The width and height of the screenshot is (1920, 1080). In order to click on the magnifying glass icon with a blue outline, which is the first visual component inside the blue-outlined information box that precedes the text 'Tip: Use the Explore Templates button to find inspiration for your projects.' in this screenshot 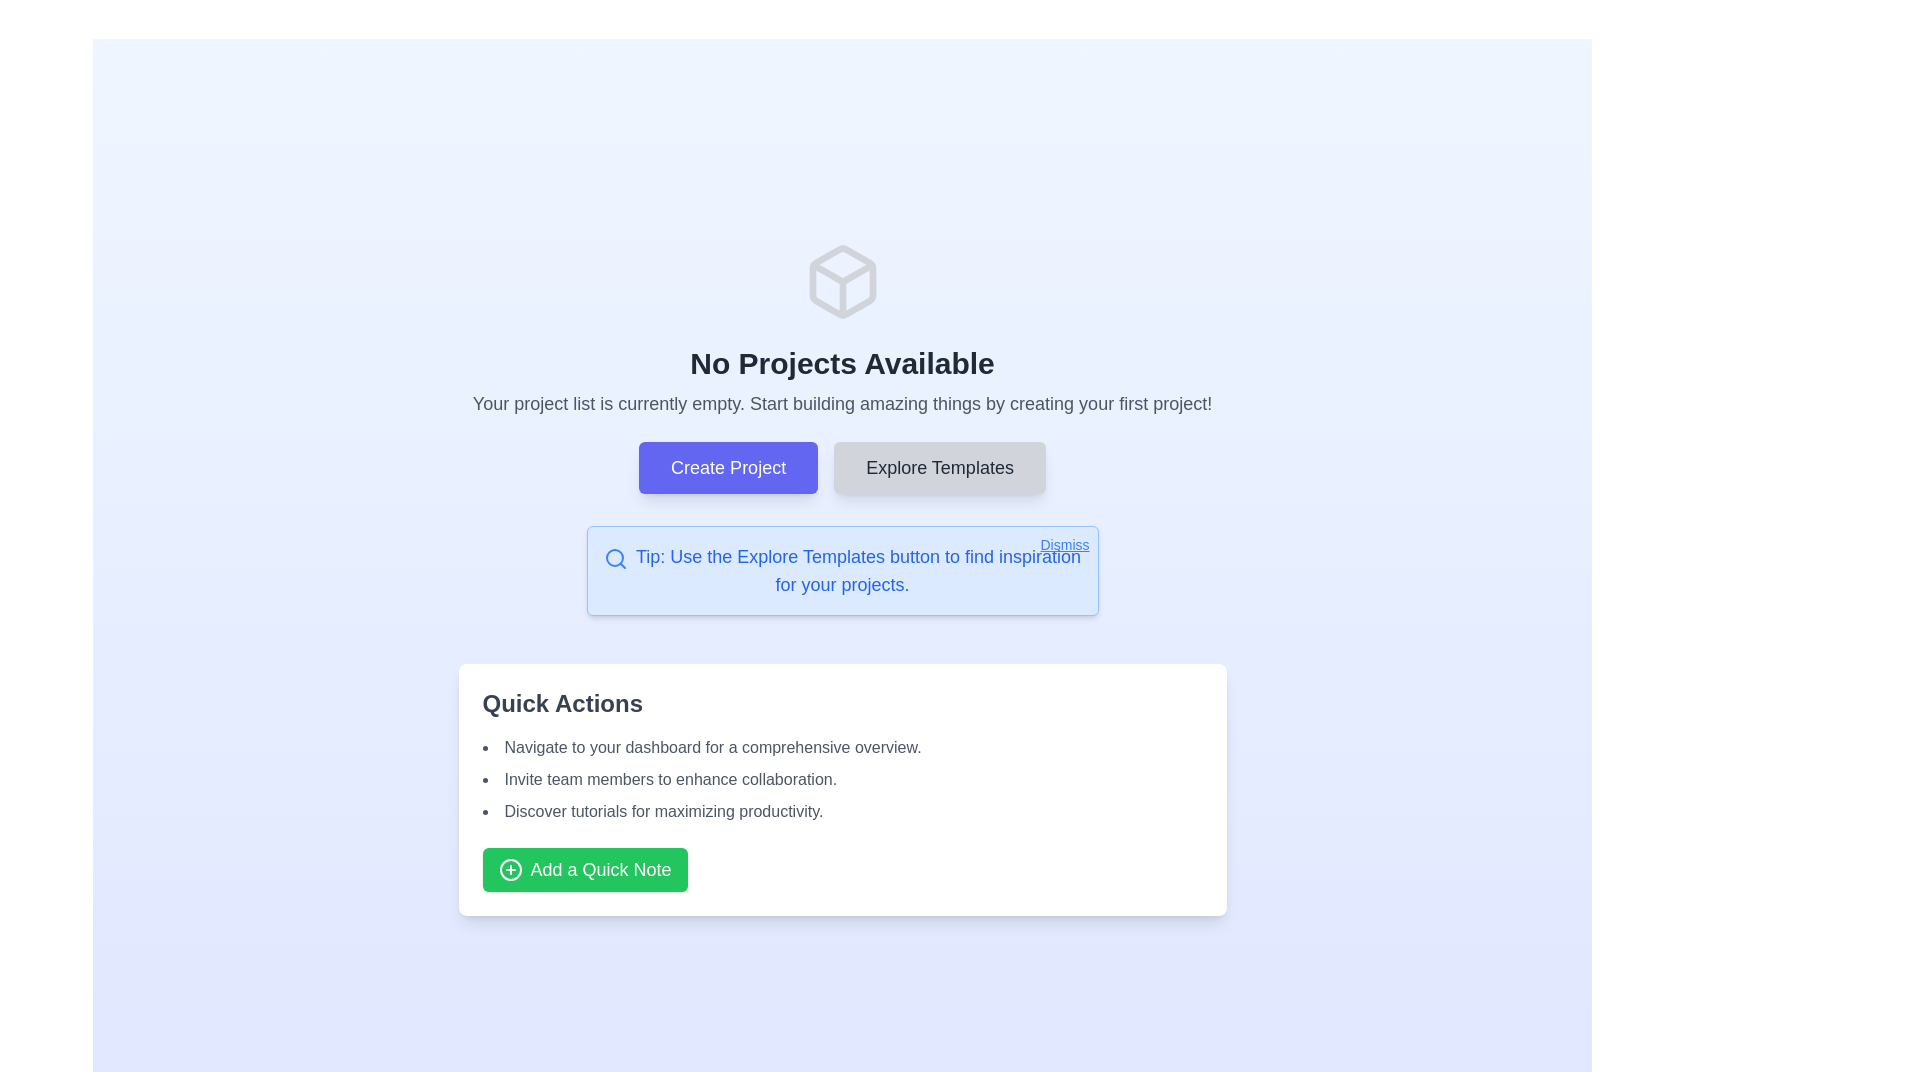, I will do `click(614, 558)`.